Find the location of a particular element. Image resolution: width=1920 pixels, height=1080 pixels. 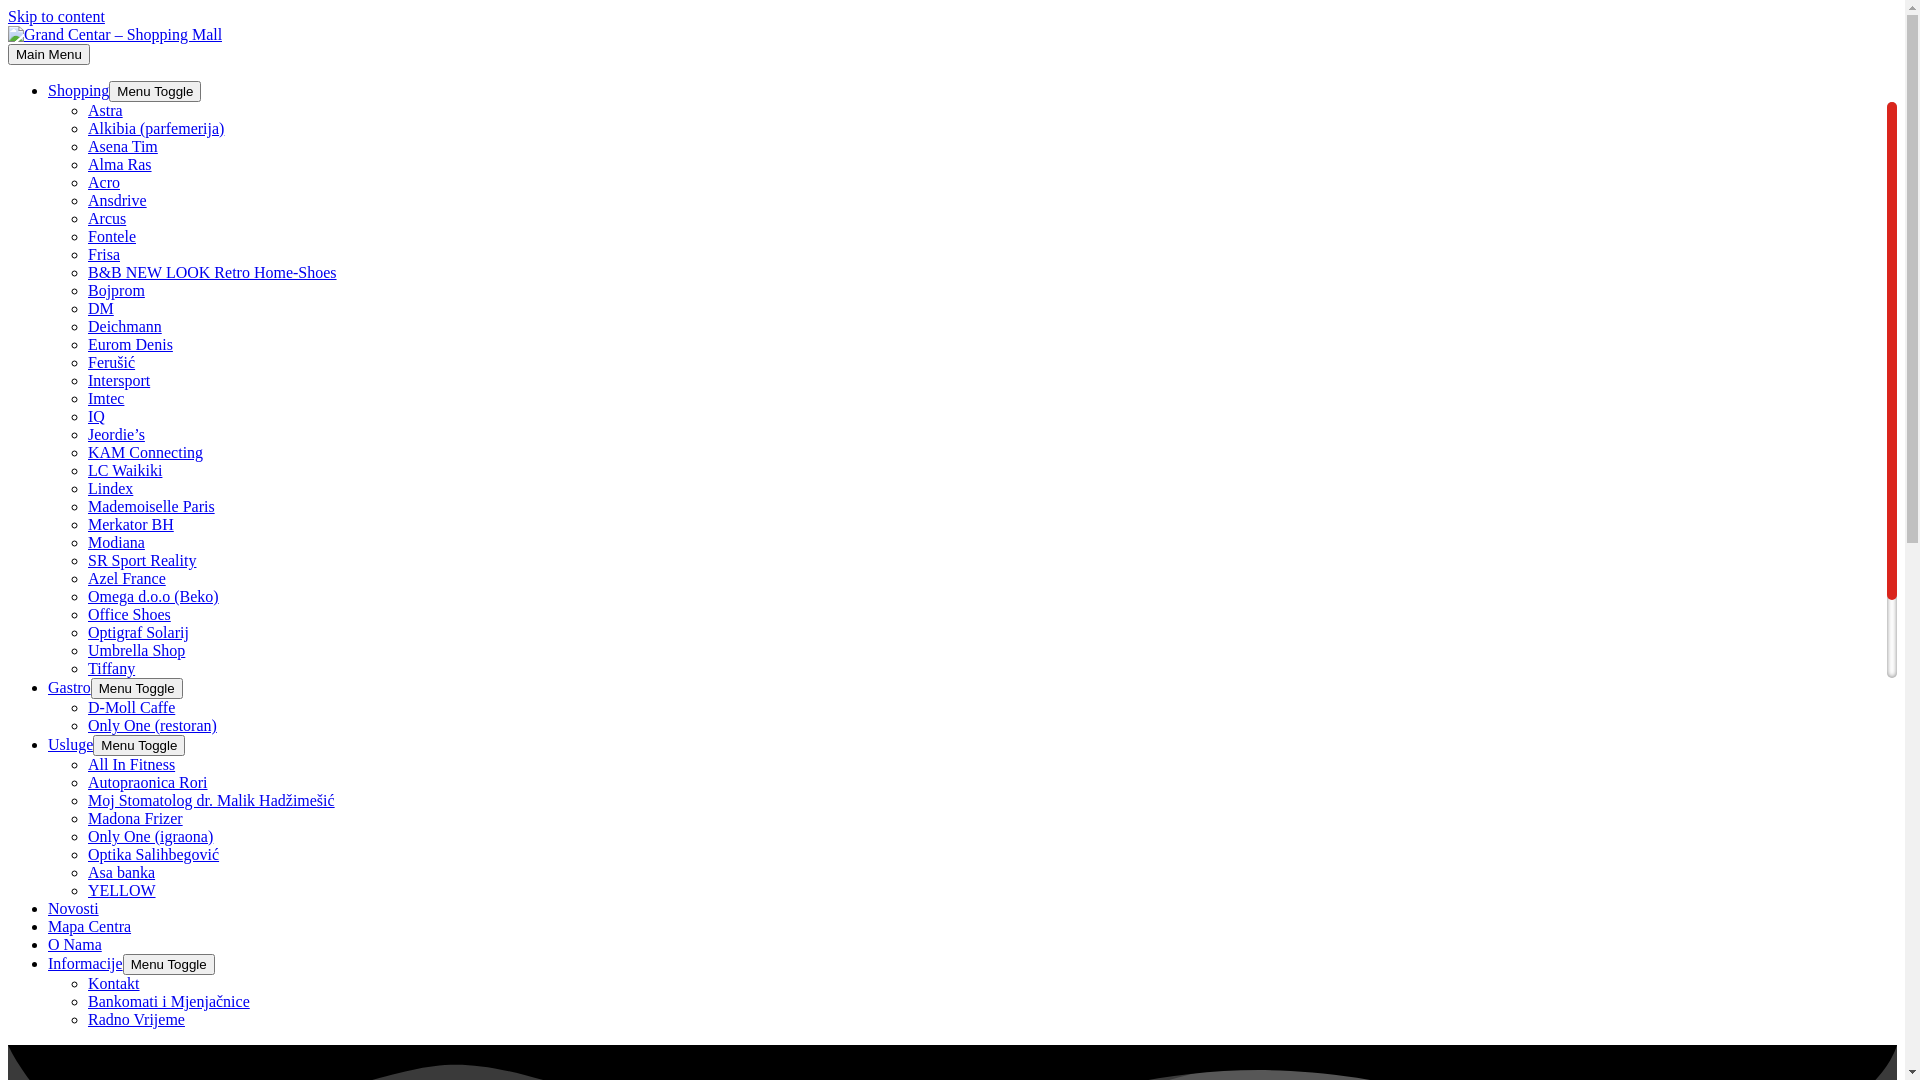

'Fontele' is located at coordinates (110, 235).